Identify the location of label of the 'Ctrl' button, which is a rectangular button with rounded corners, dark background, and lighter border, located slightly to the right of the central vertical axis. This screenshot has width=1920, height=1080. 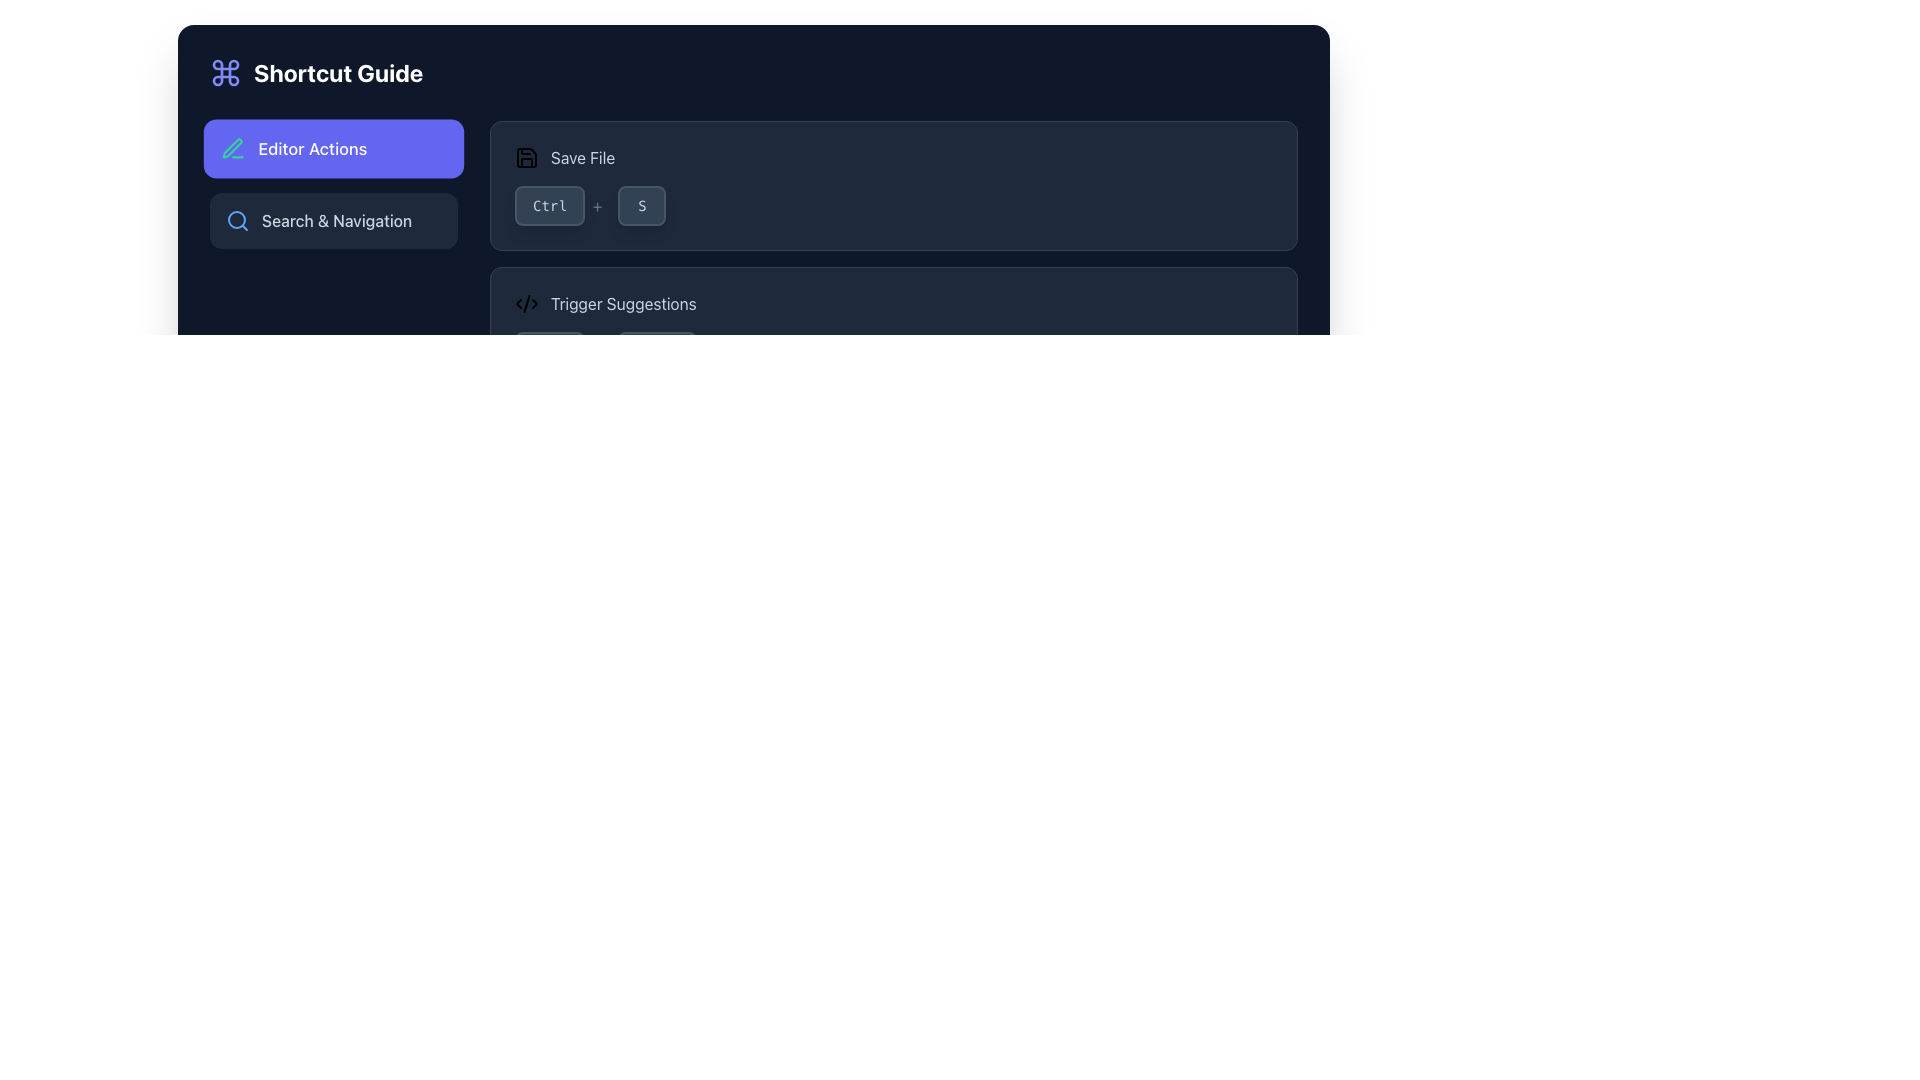
(549, 205).